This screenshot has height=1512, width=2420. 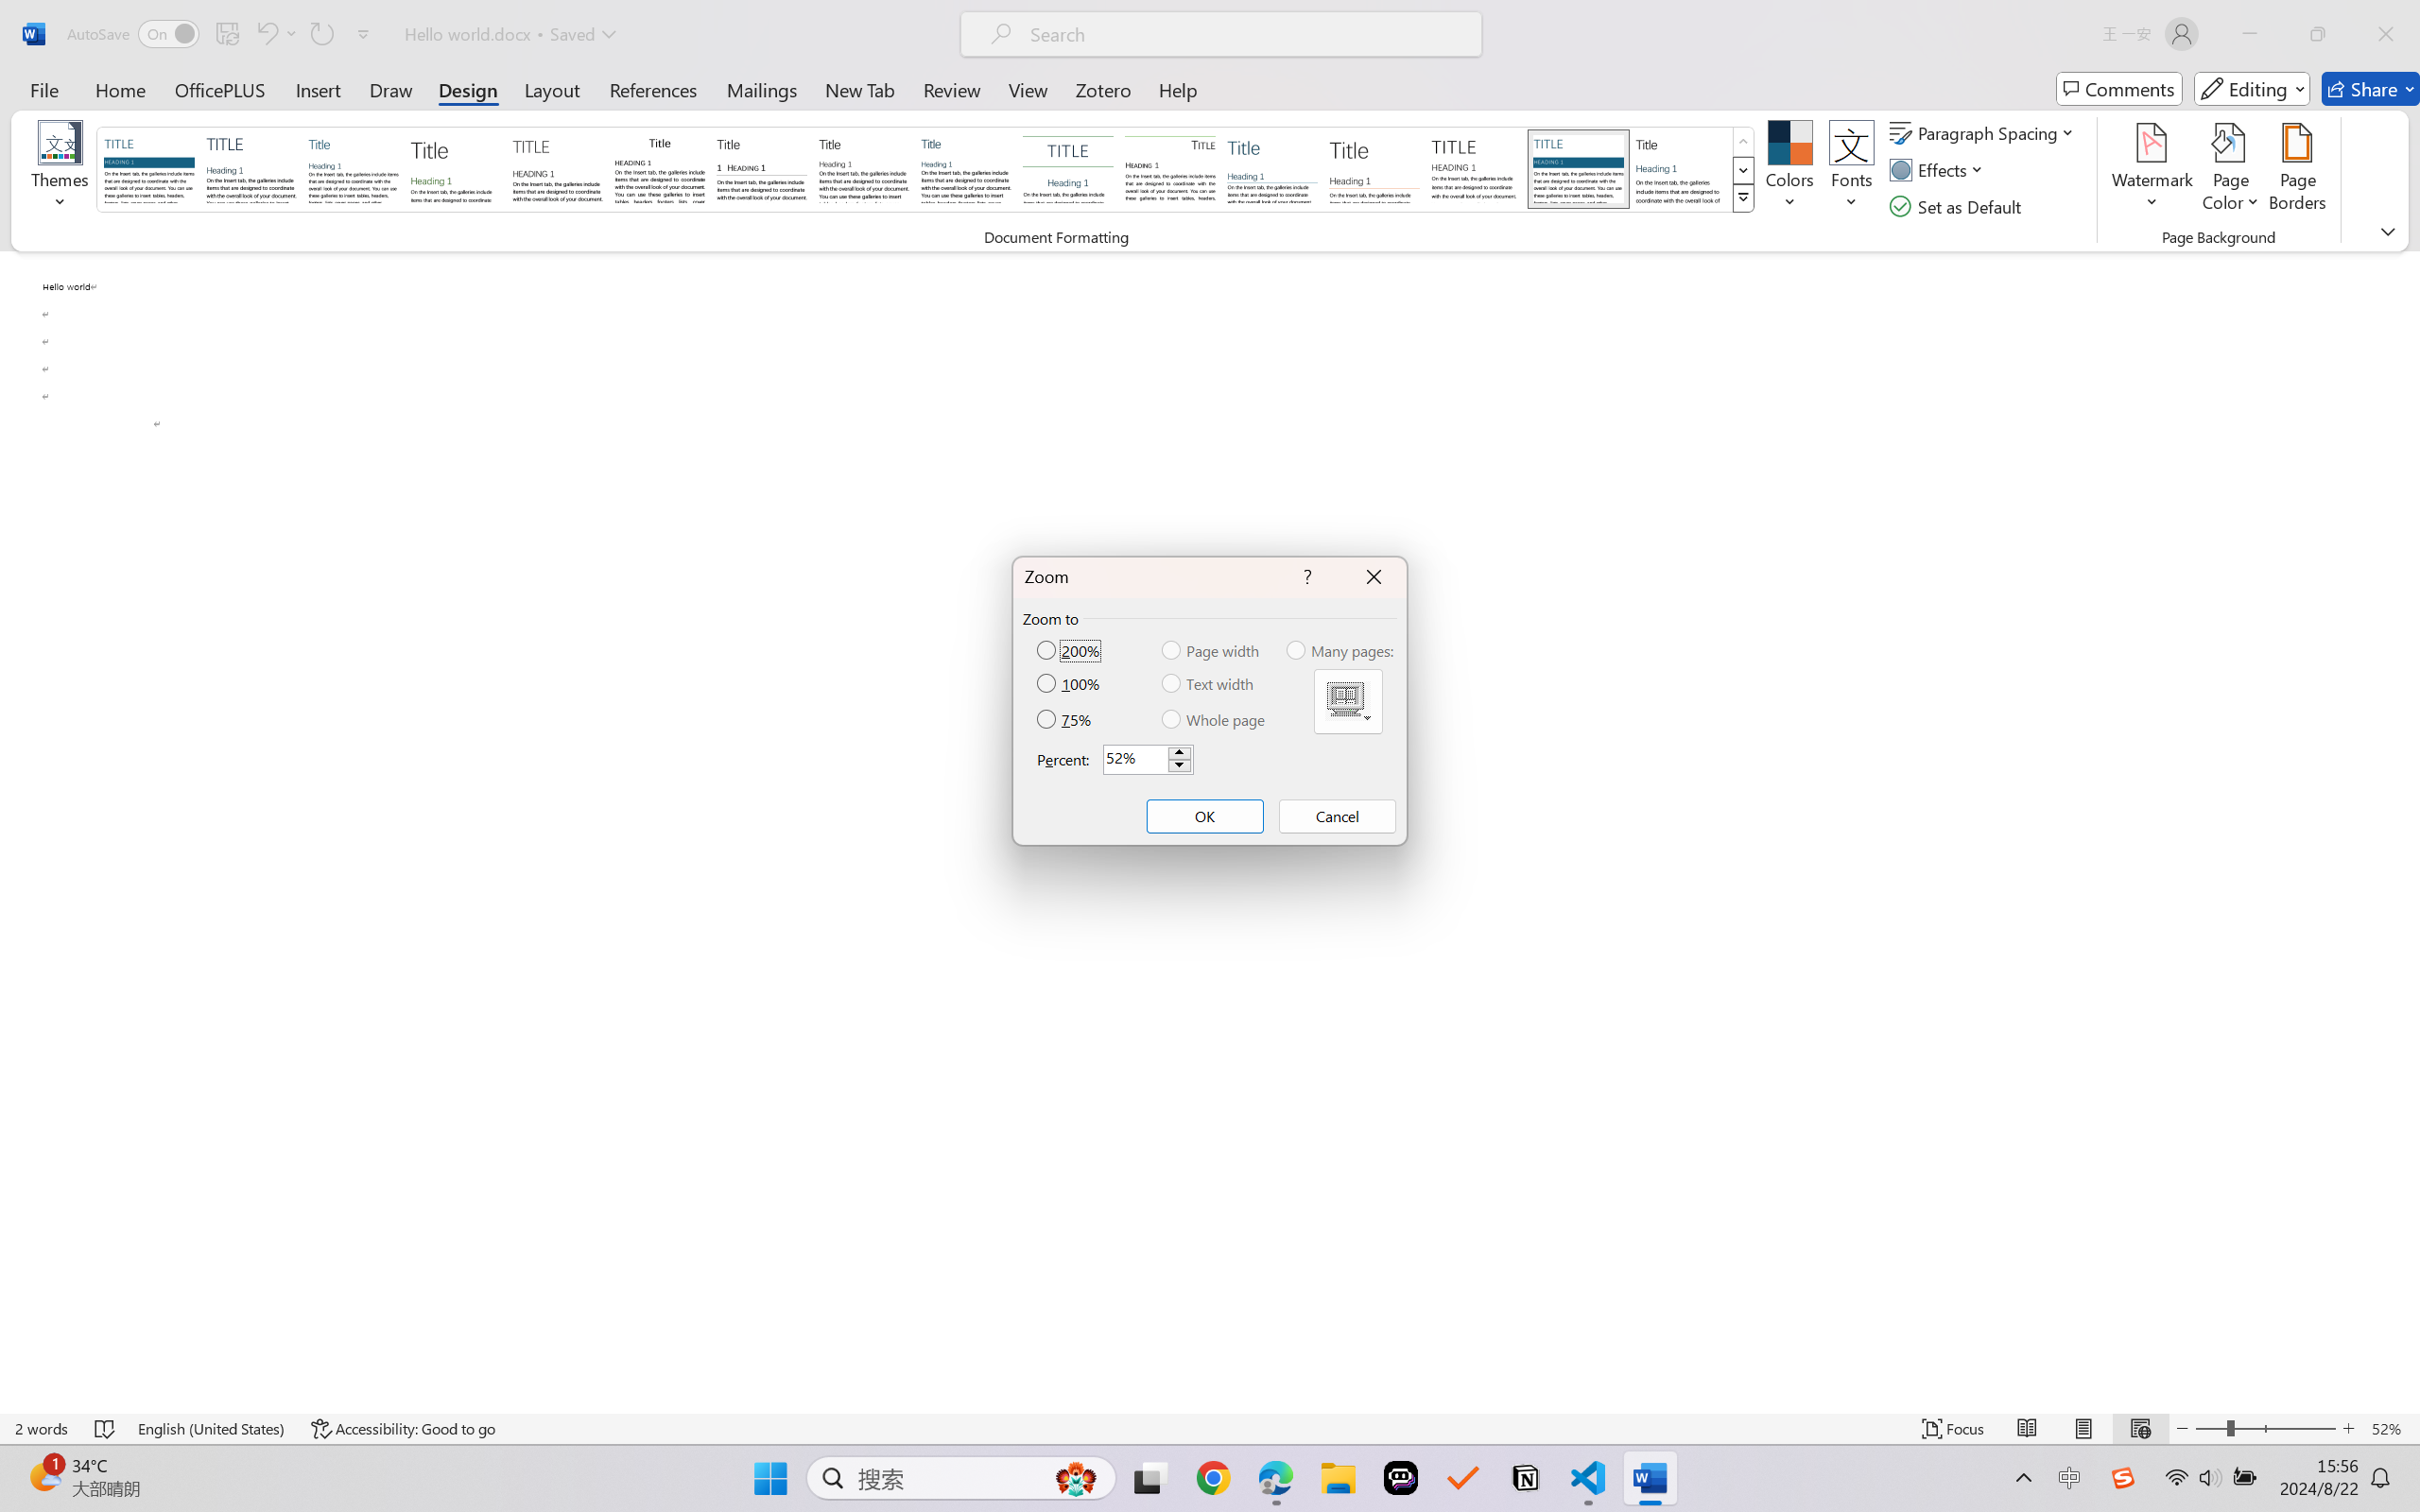 I want to click on 'Read Mode', so click(x=2027, y=1428).